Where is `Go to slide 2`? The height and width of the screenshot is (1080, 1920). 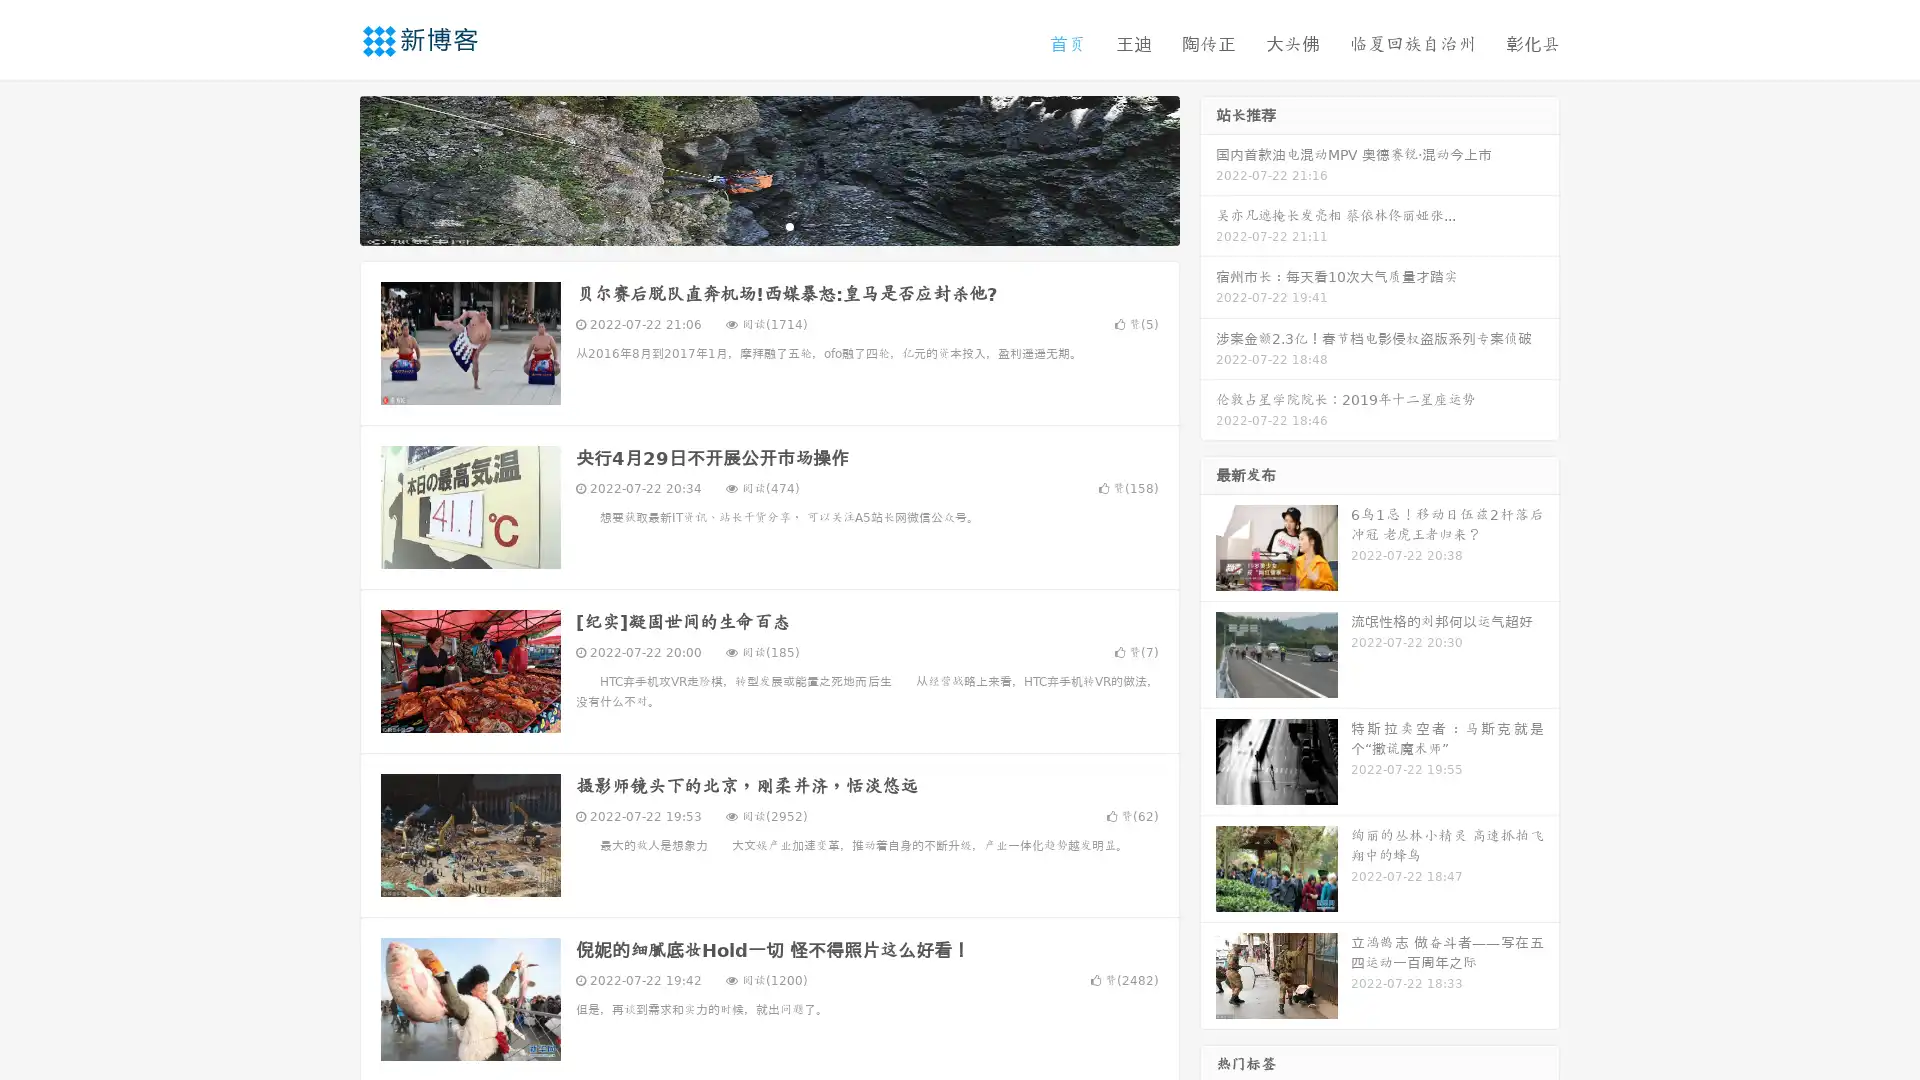
Go to slide 2 is located at coordinates (768, 225).